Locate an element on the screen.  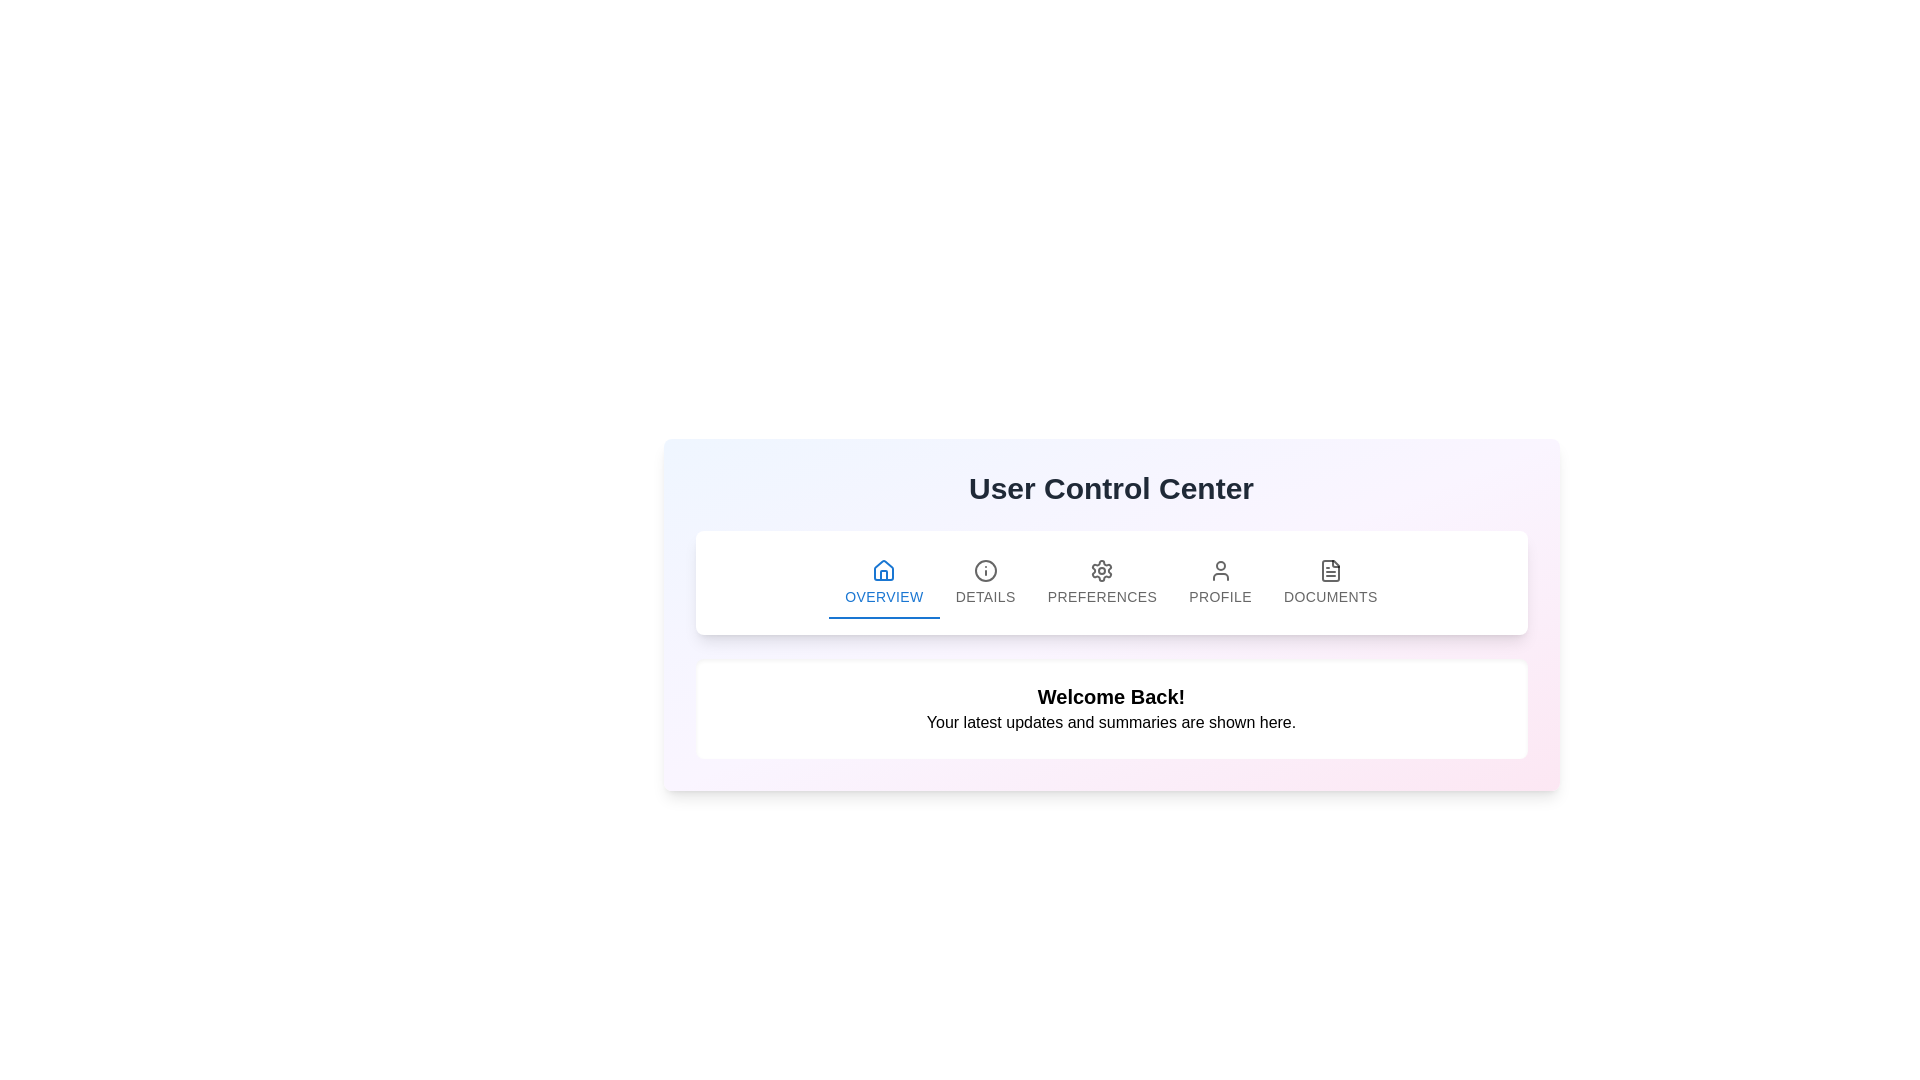
the static text element that provides introductory information beneath the 'Welcome Back!' text is located at coordinates (1110, 722).